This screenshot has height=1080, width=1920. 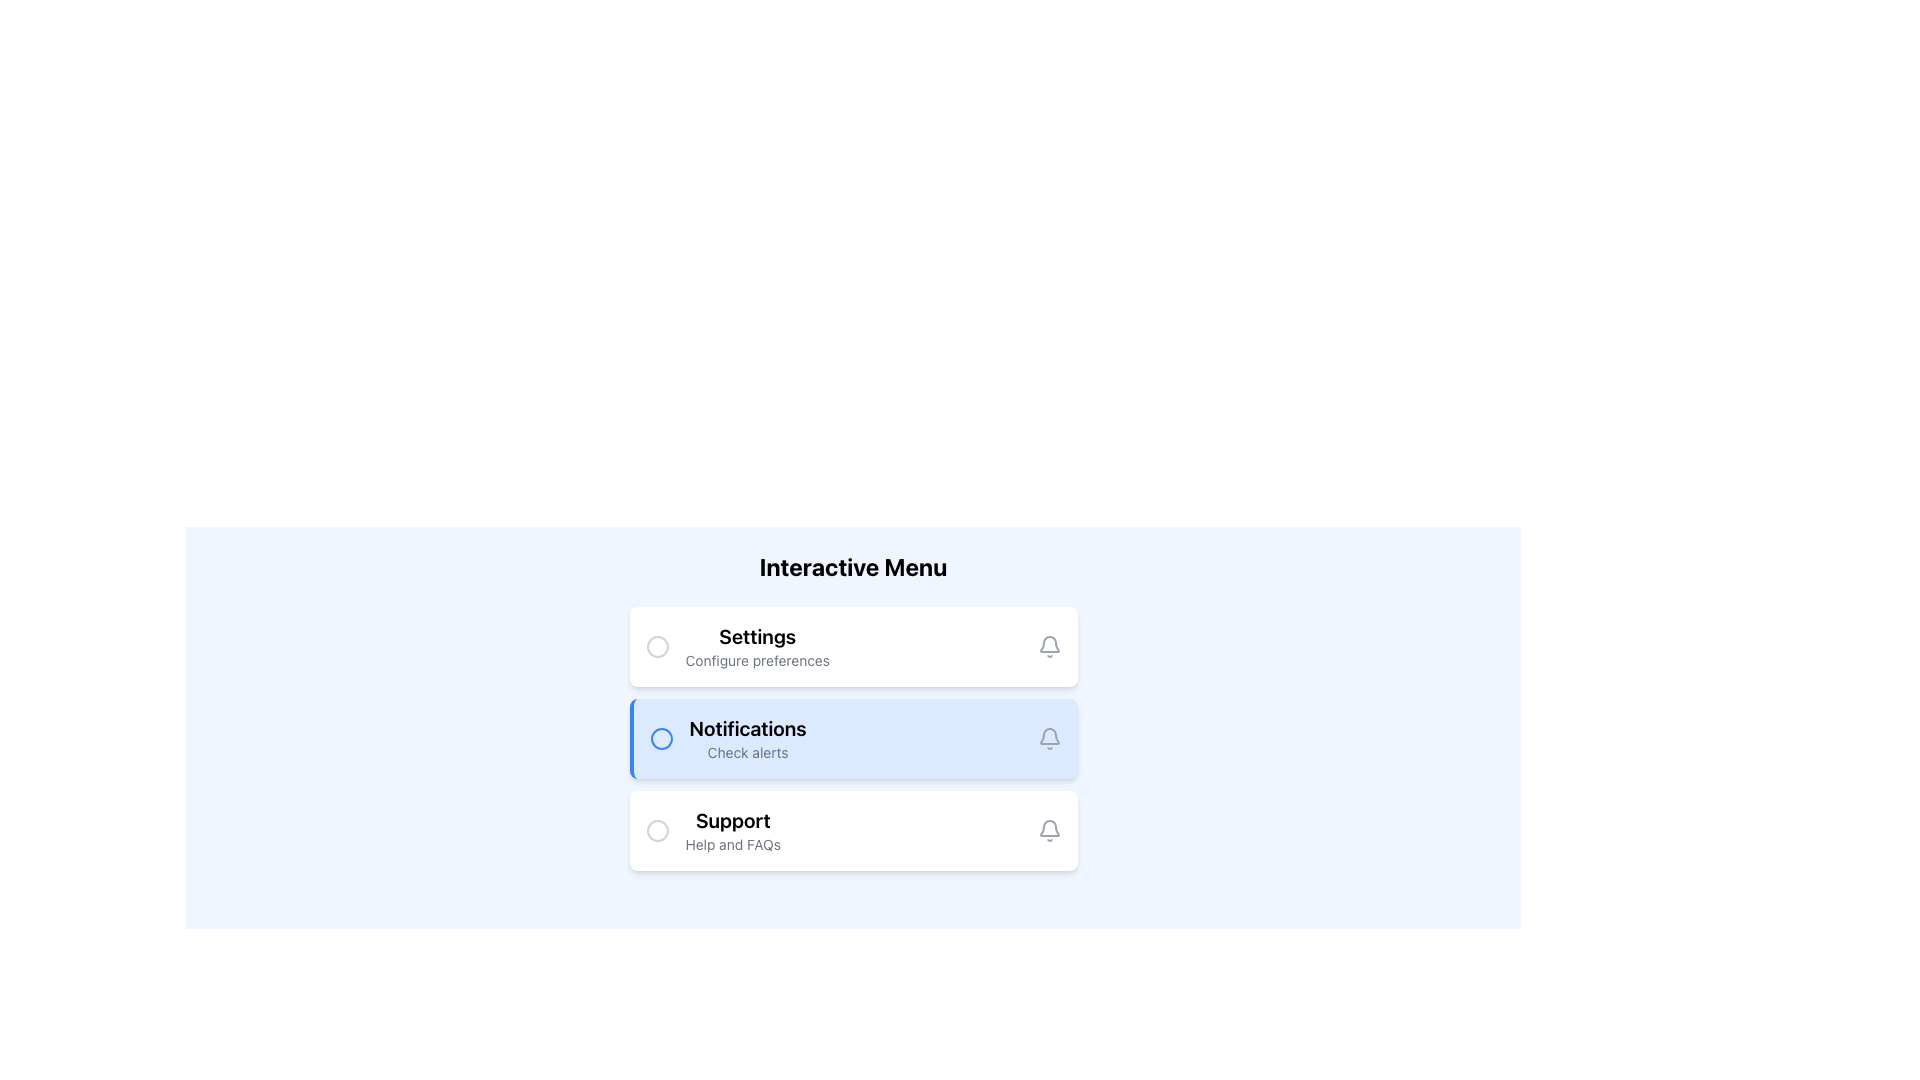 I want to click on the status of the circular icon positioned immediately to the left of the 'Settings' label in the horizontal layout, so click(x=657, y=647).